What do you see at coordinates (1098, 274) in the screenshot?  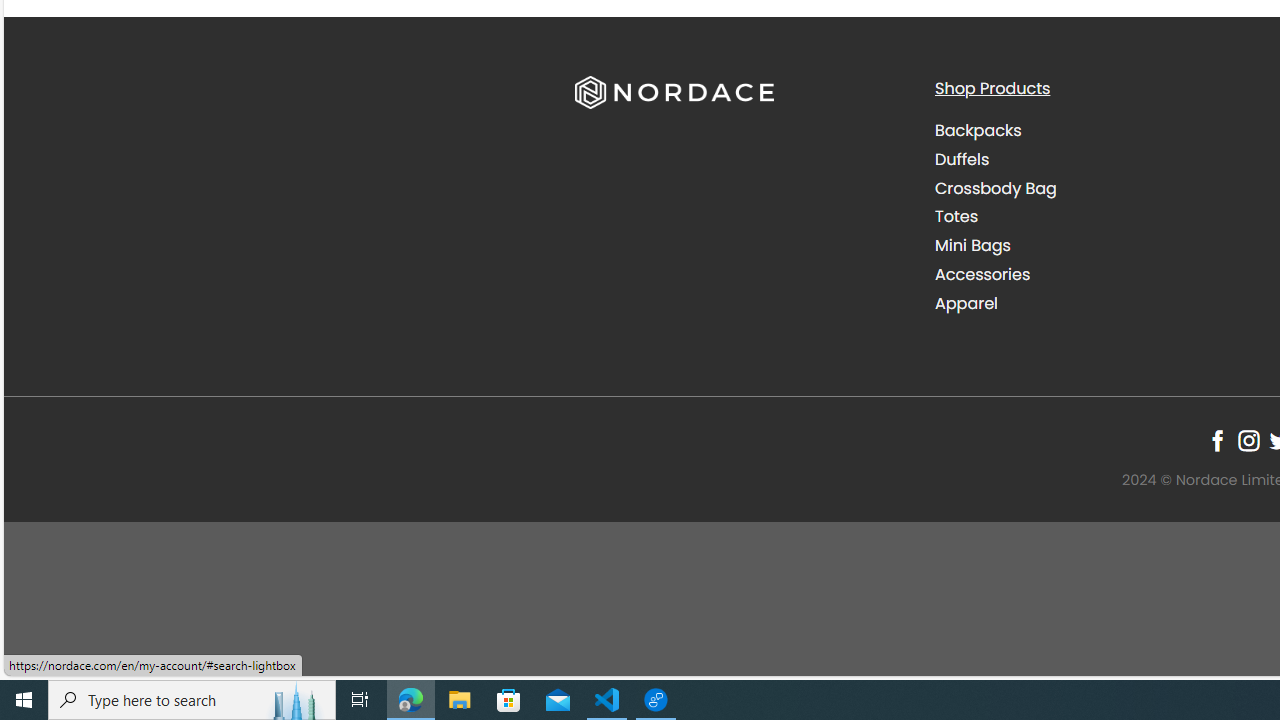 I see `'Accessories'` at bounding box center [1098, 274].